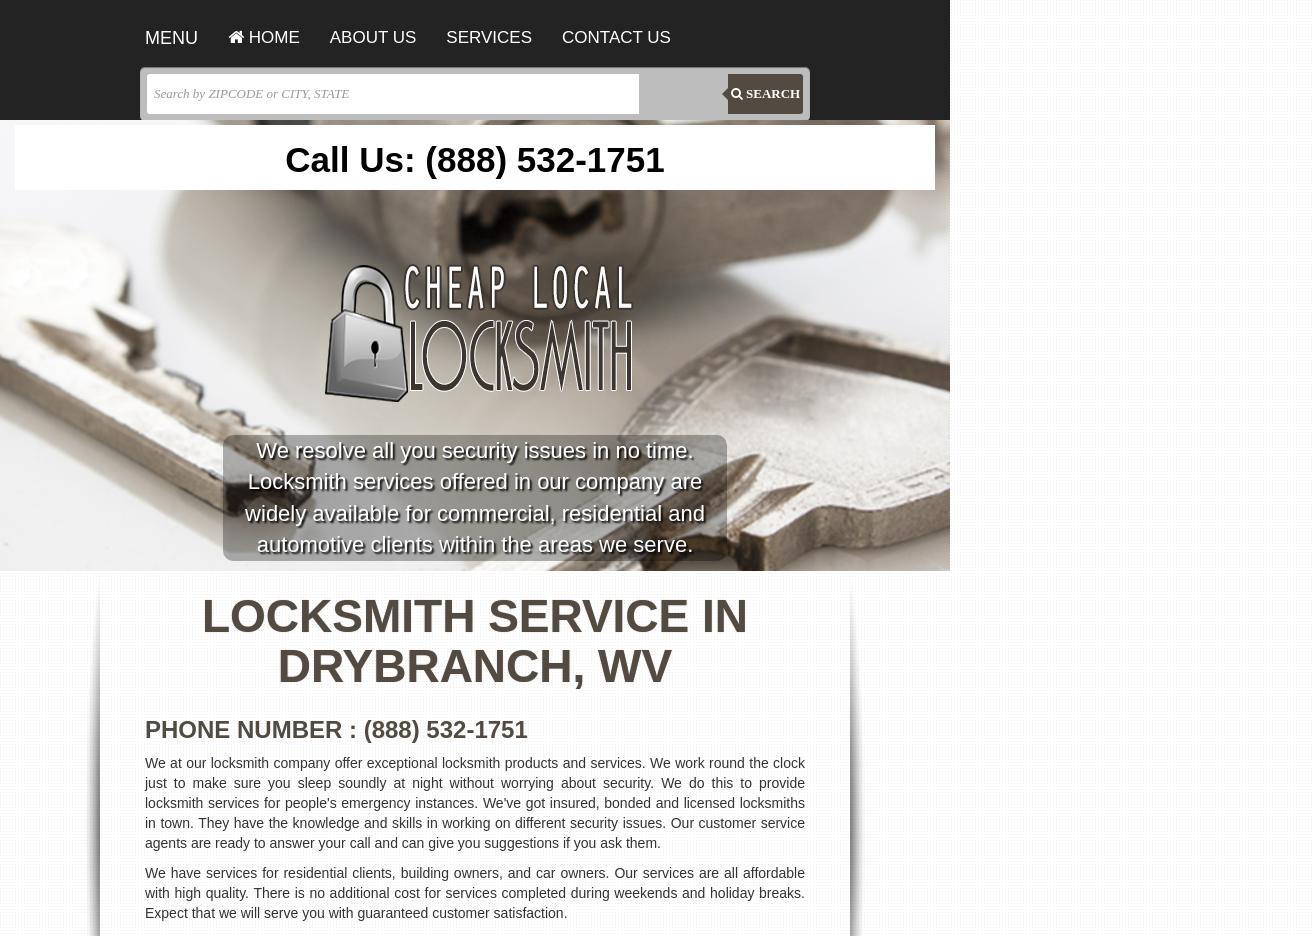 The height and width of the screenshot is (936, 1314). What do you see at coordinates (244, 36) in the screenshot?
I see `'Home'` at bounding box center [244, 36].